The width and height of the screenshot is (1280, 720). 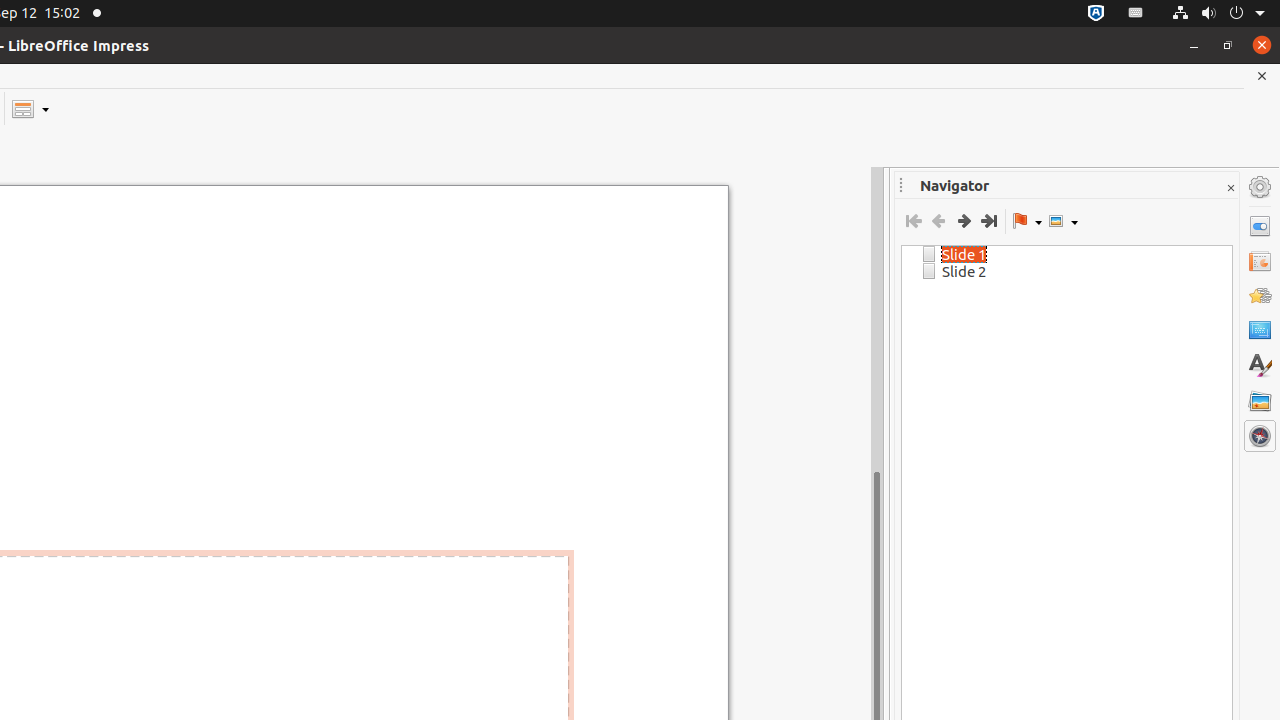 I want to click on 'Previous Slide', so click(x=937, y=221).